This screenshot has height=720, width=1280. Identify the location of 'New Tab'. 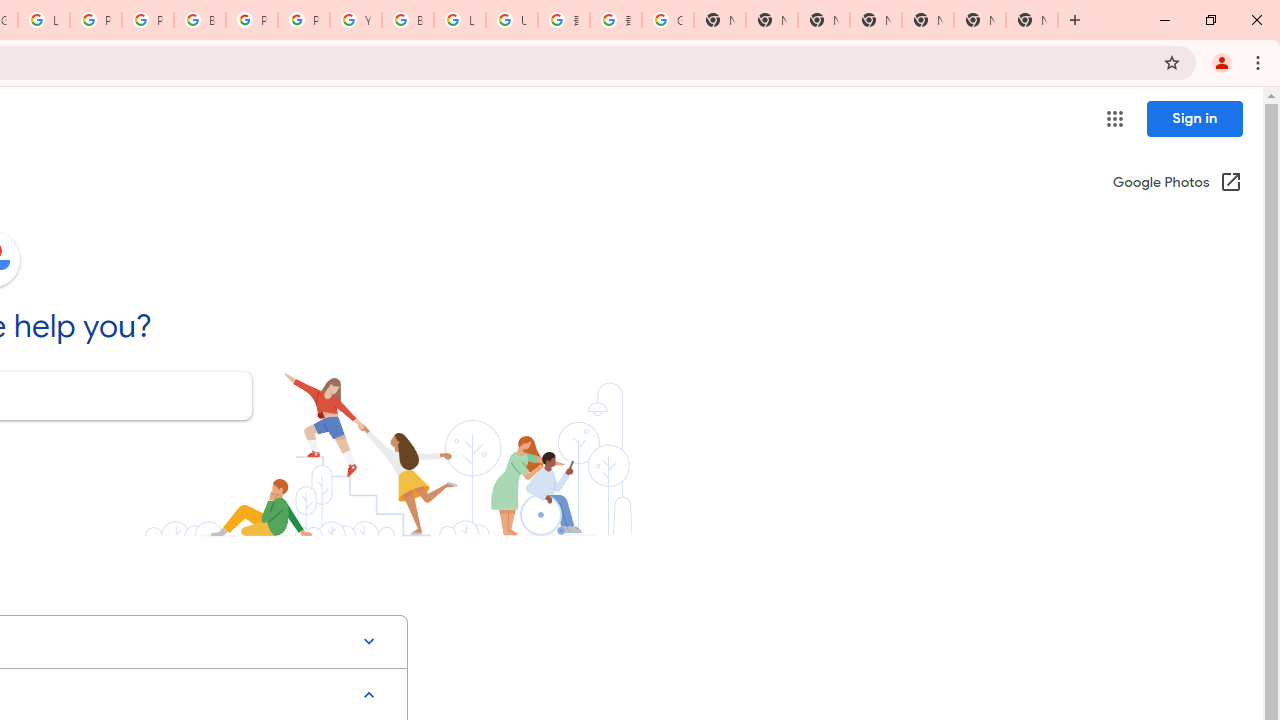
(1032, 20).